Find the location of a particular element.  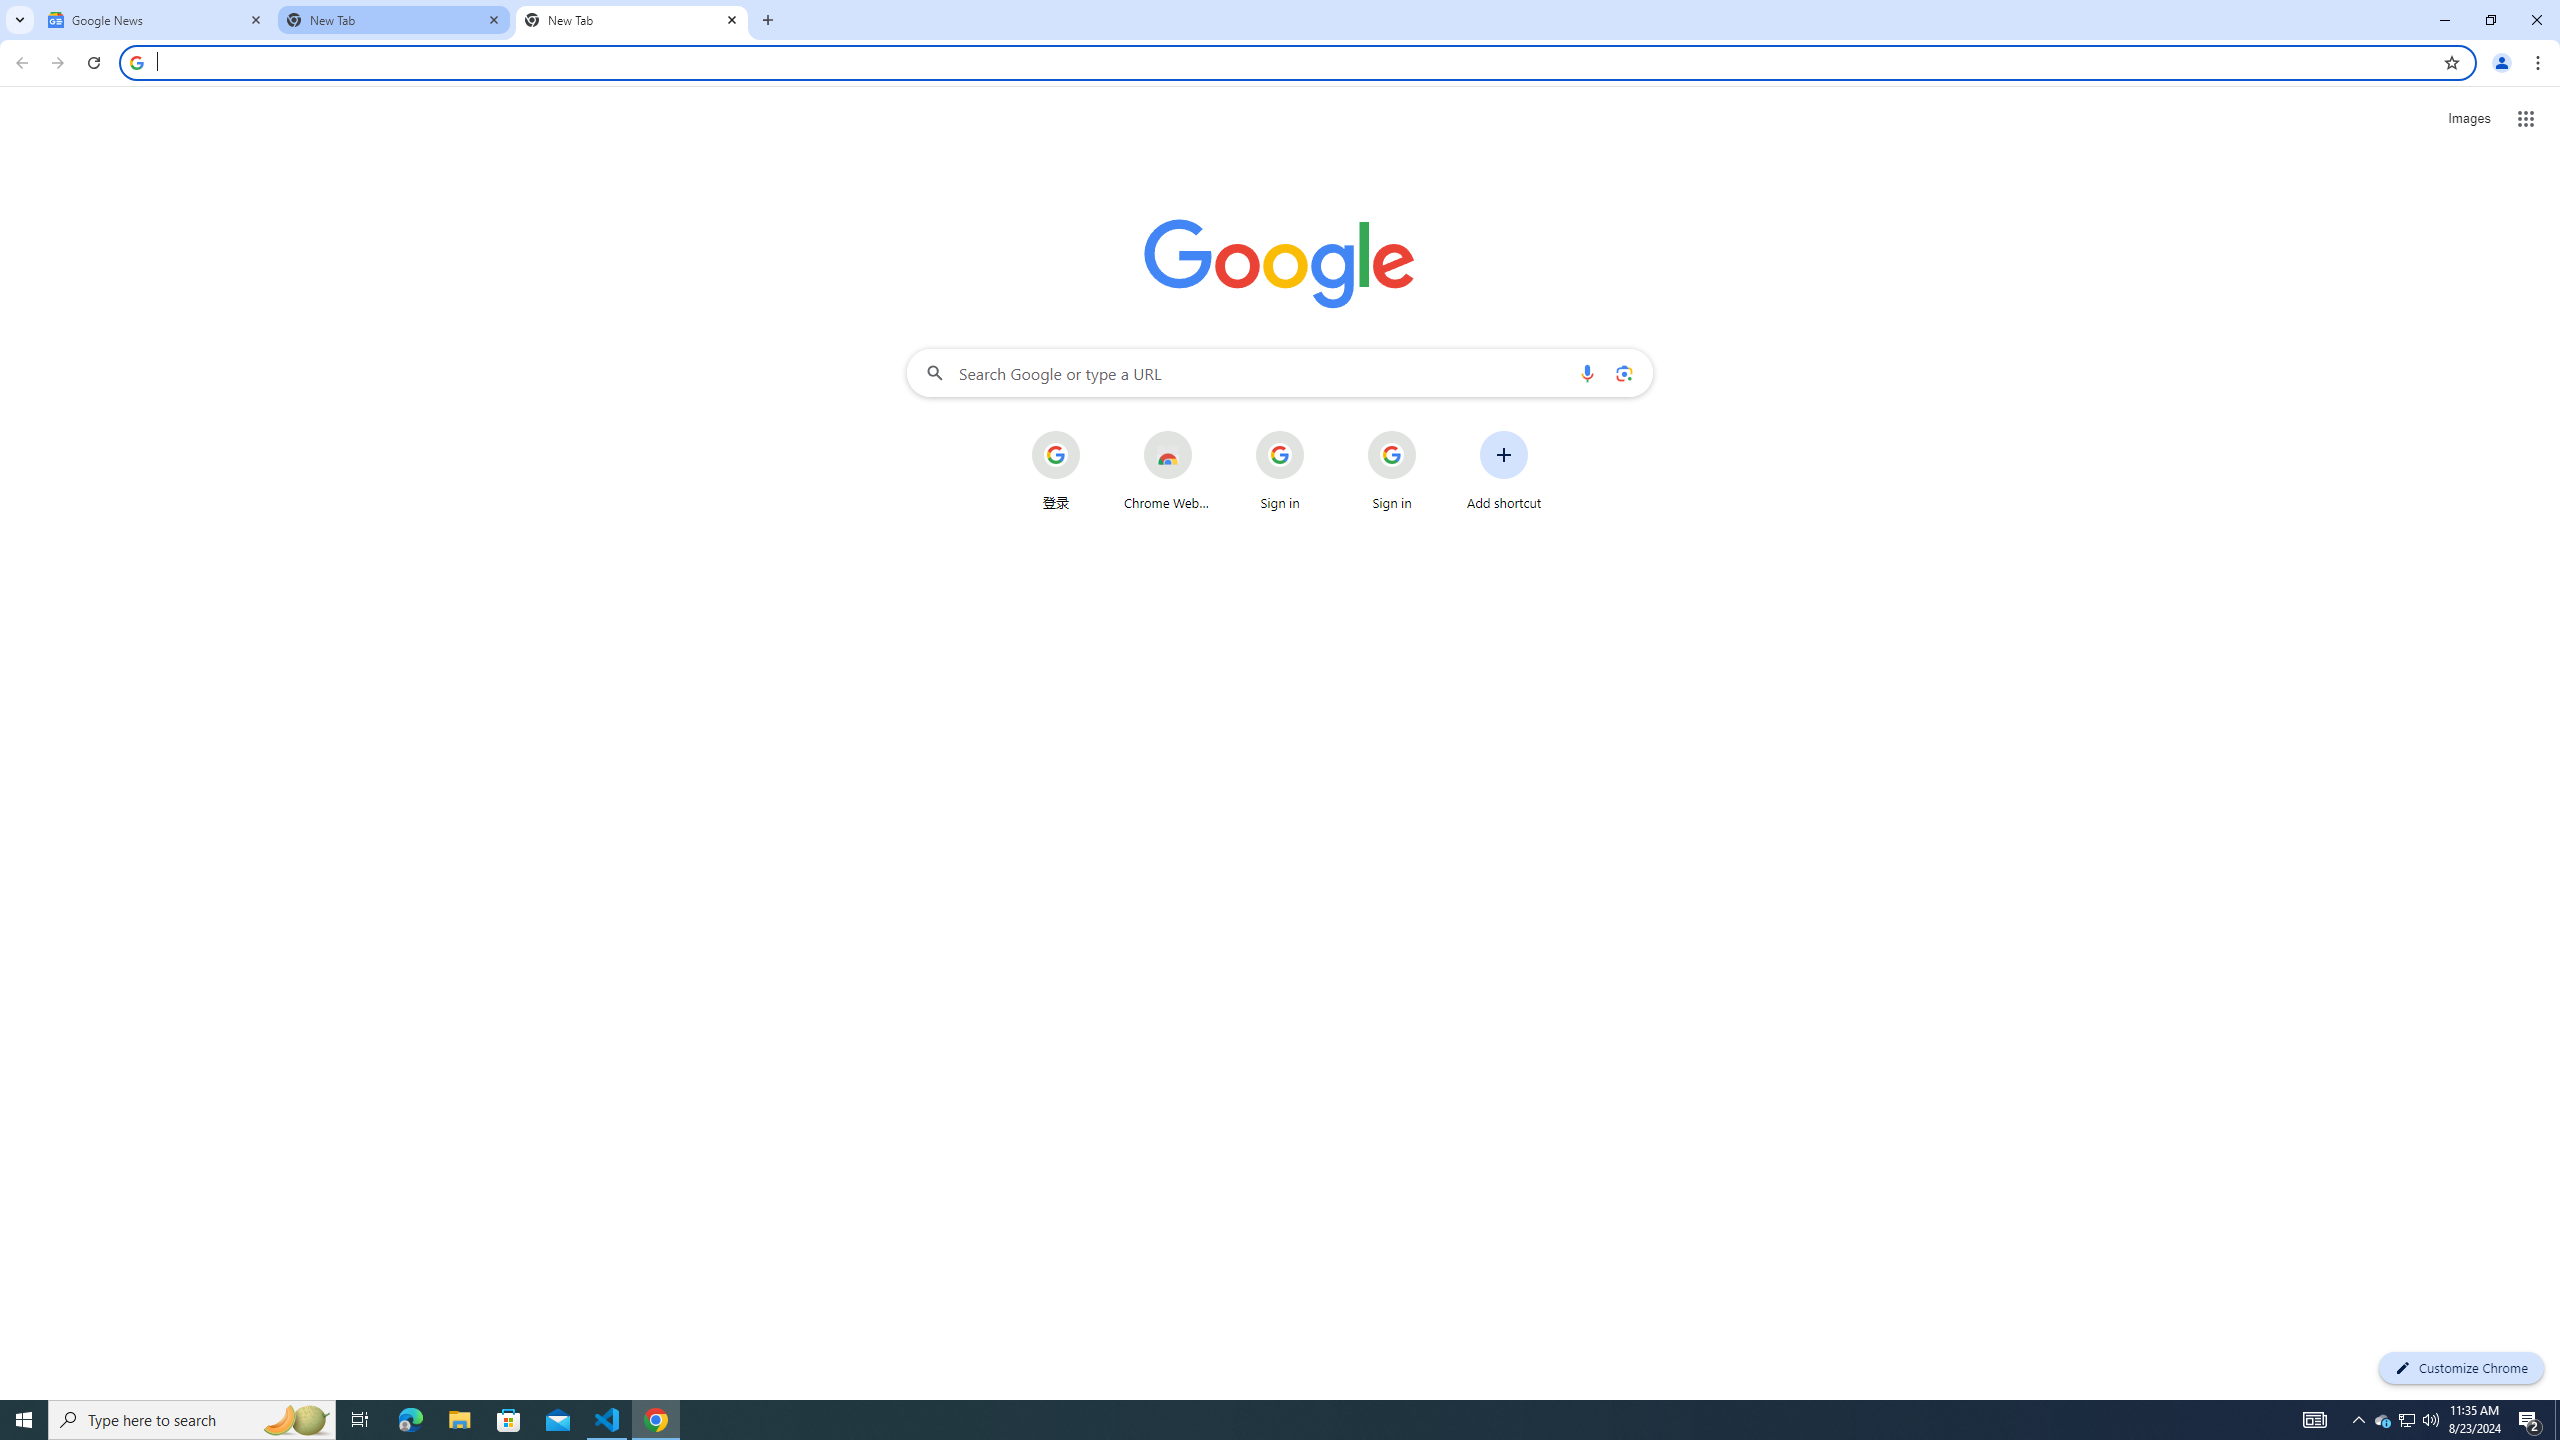

'Search by voice' is located at coordinates (1586, 371).